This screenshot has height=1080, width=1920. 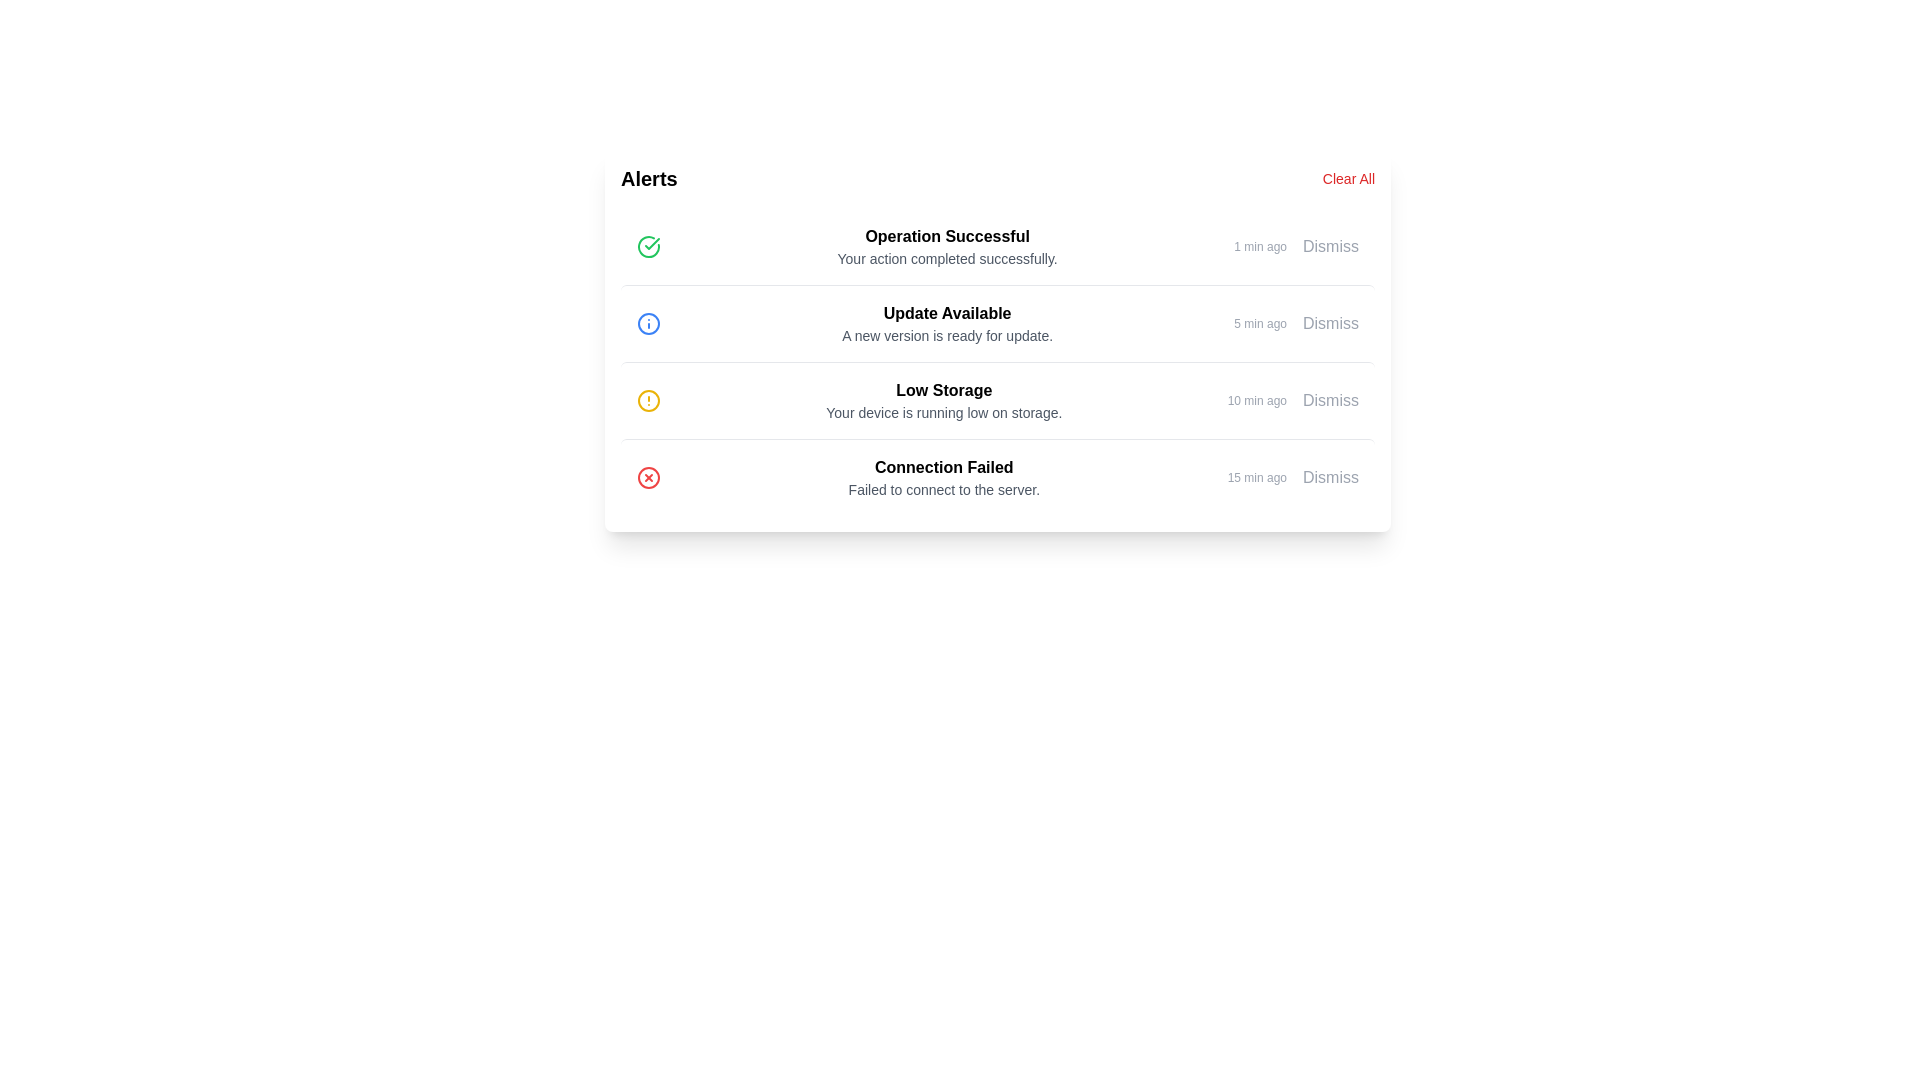 What do you see at coordinates (946, 257) in the screenshot?
I see `displayed text from the Text label located in the notification box, positioned directly below the title 'Operation Successful'` at bounding box center [946, 257].